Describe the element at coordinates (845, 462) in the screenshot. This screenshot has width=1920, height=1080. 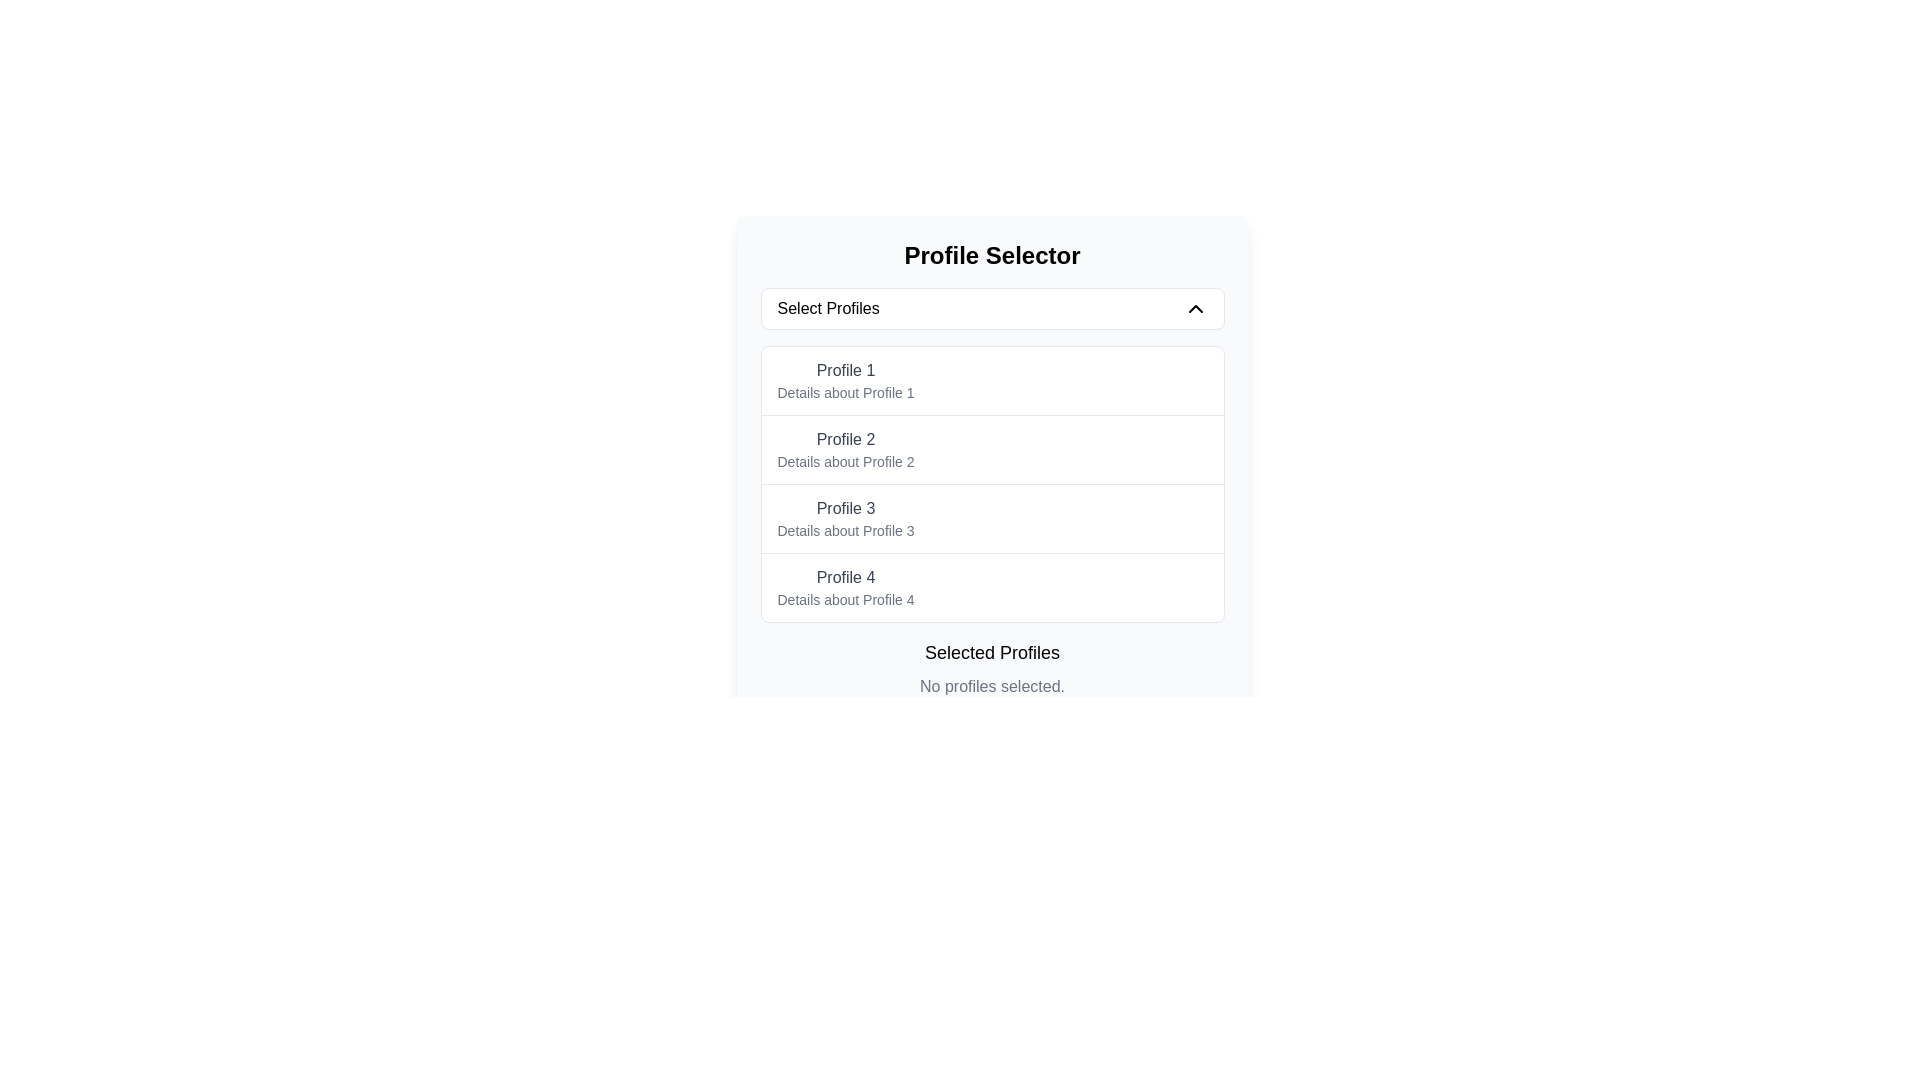
I see `the static text providing additional descriptive information about 'Profile 2' in the 'Profile Selector' dropdown` at that location.